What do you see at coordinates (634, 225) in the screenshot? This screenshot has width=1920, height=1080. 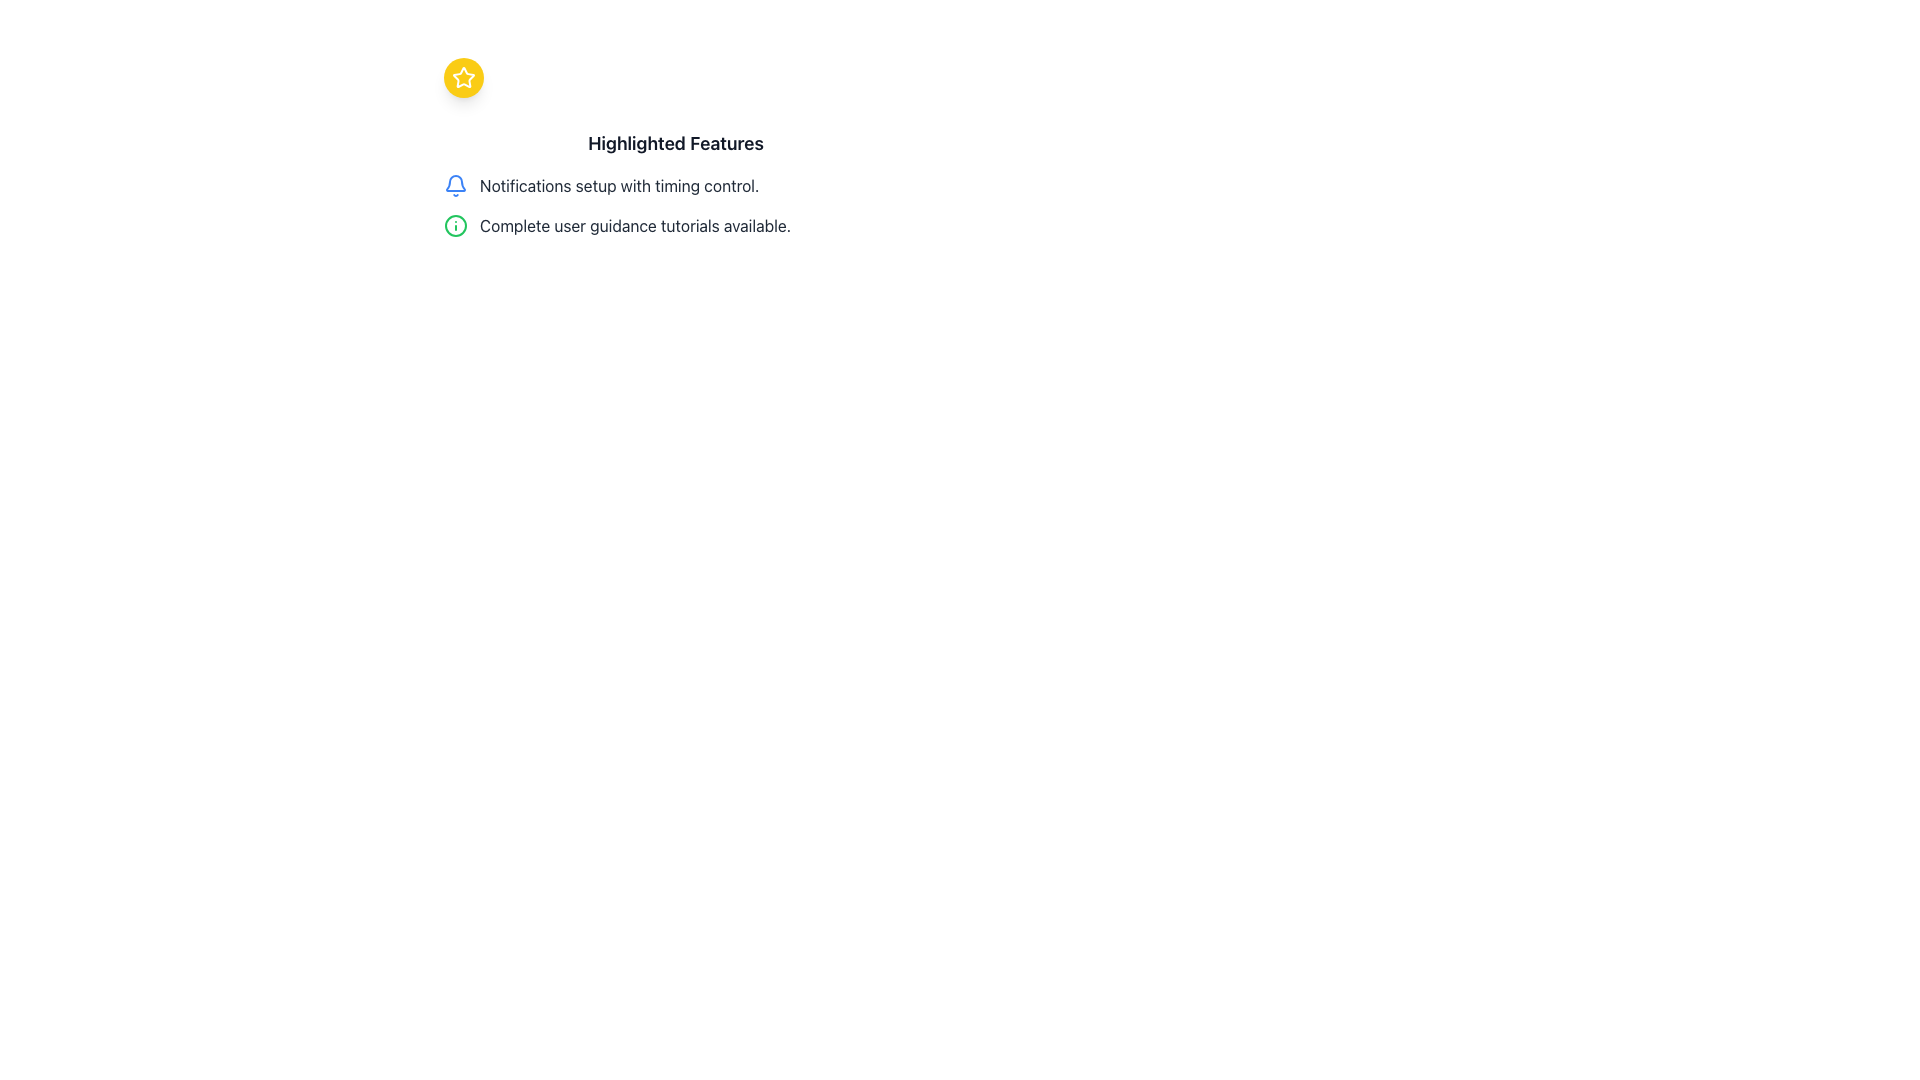 I see `text label that states 'Complete user guidance tutorials available.' positioned under the 'Highlighted Features' section, next to the green informational icon` at bounding box center [634, 225].